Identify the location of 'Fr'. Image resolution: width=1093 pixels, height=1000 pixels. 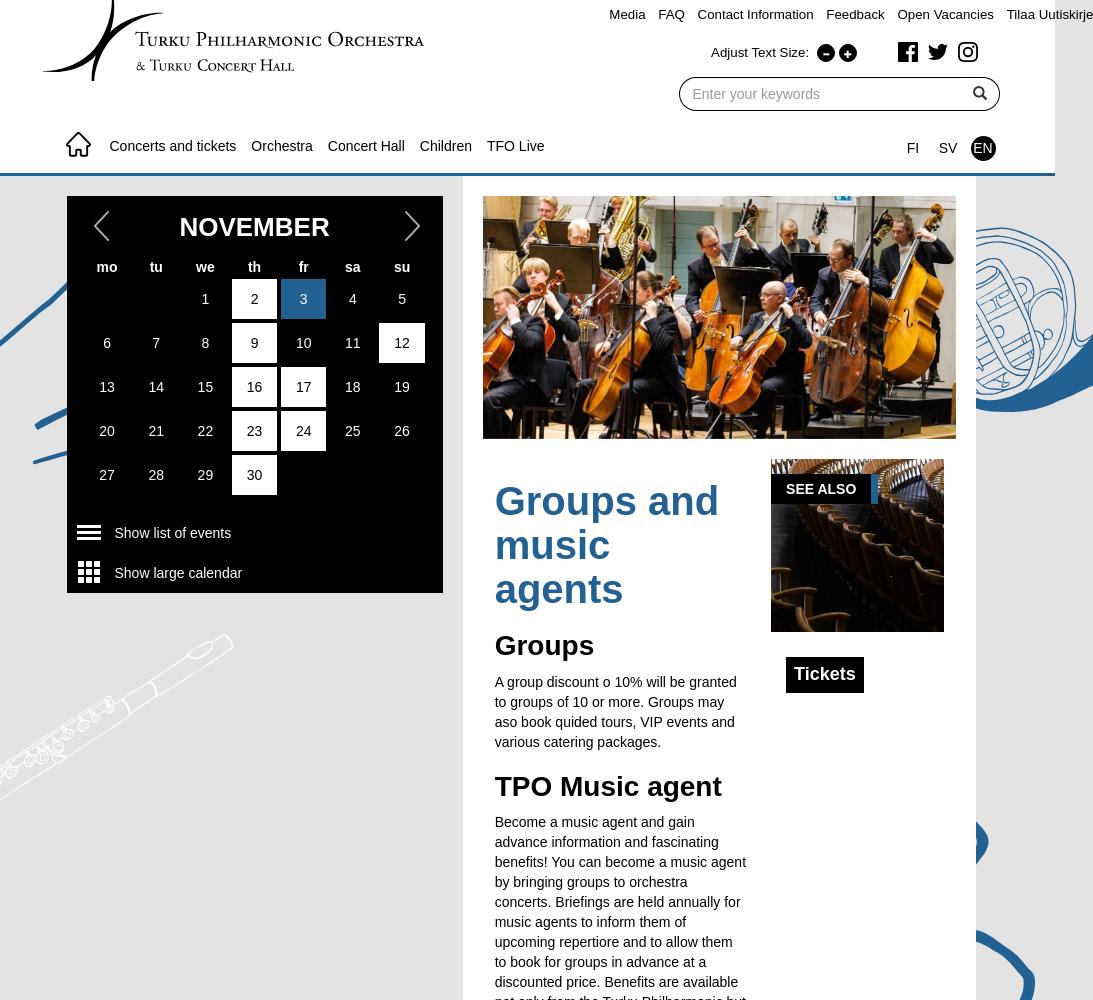
(301, 266).